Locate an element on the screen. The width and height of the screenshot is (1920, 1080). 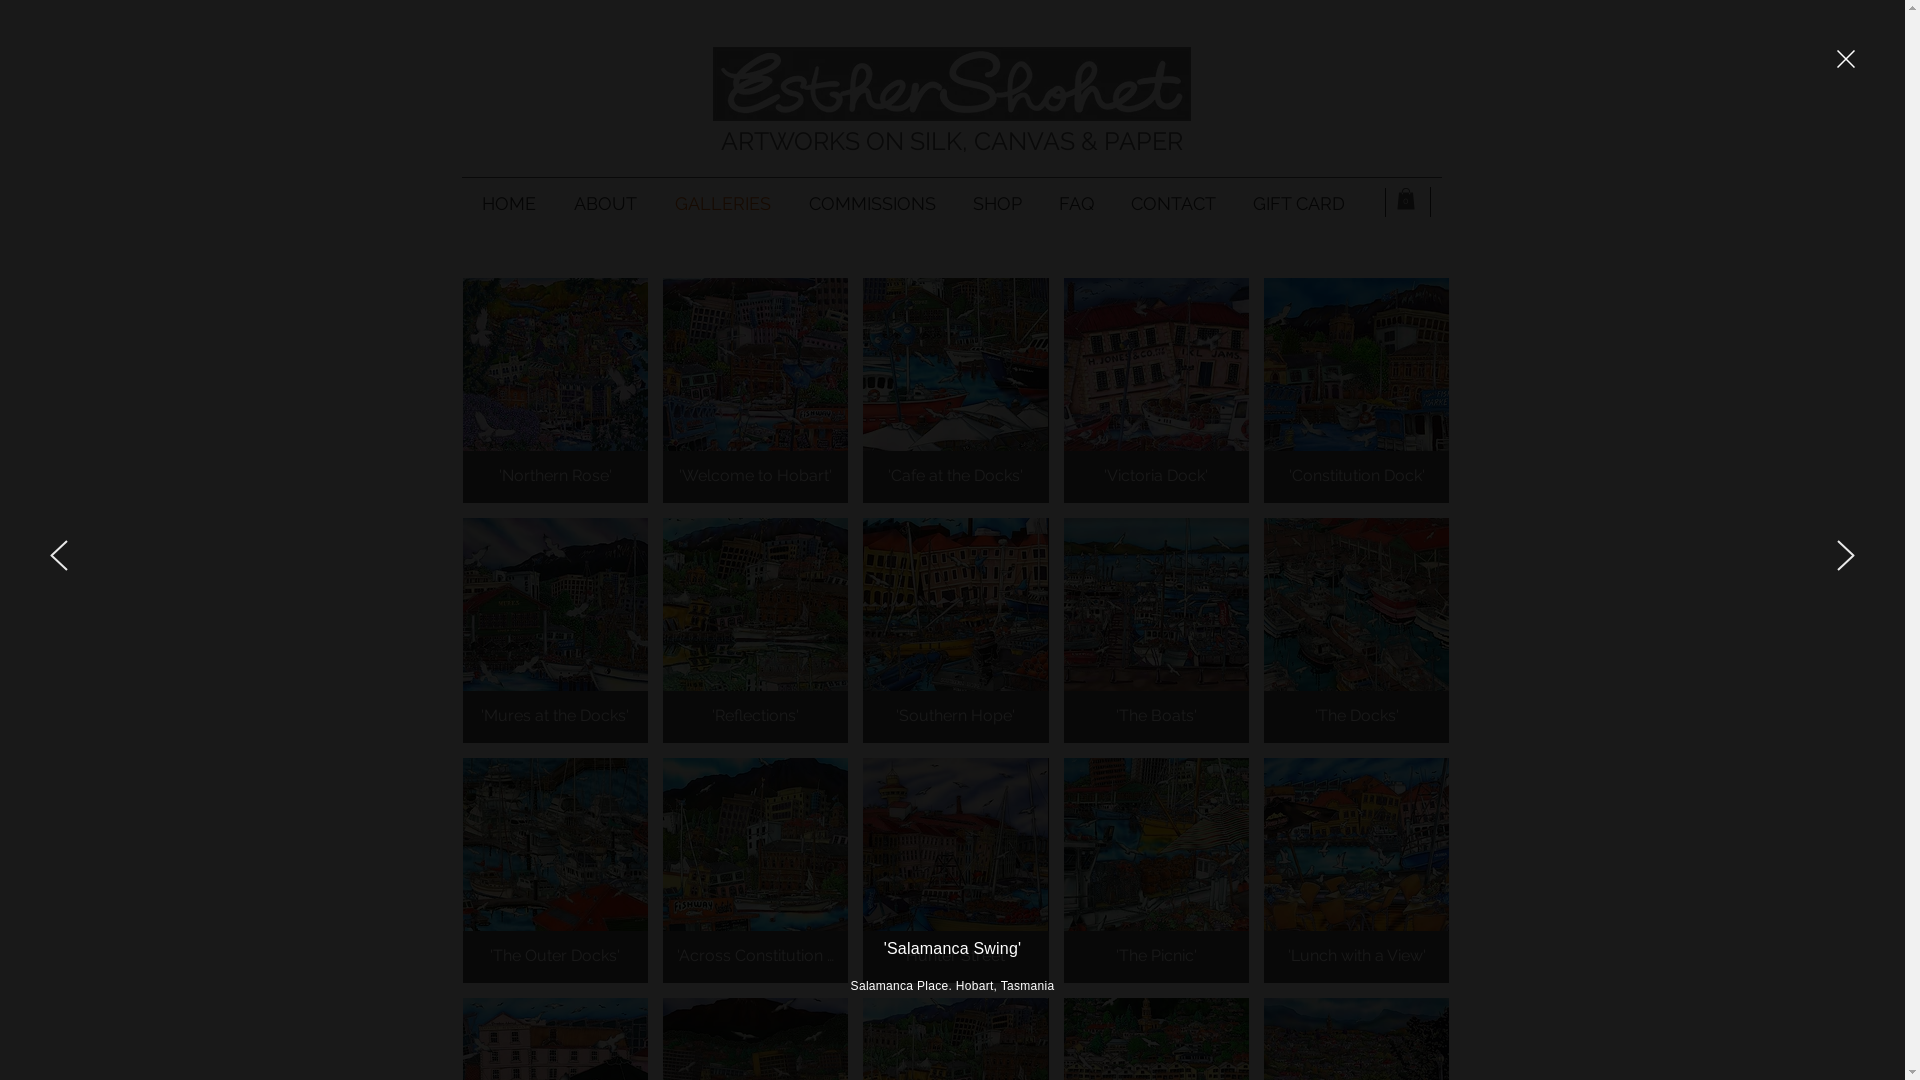
'SHOP' is located at coordinates (953, 203).